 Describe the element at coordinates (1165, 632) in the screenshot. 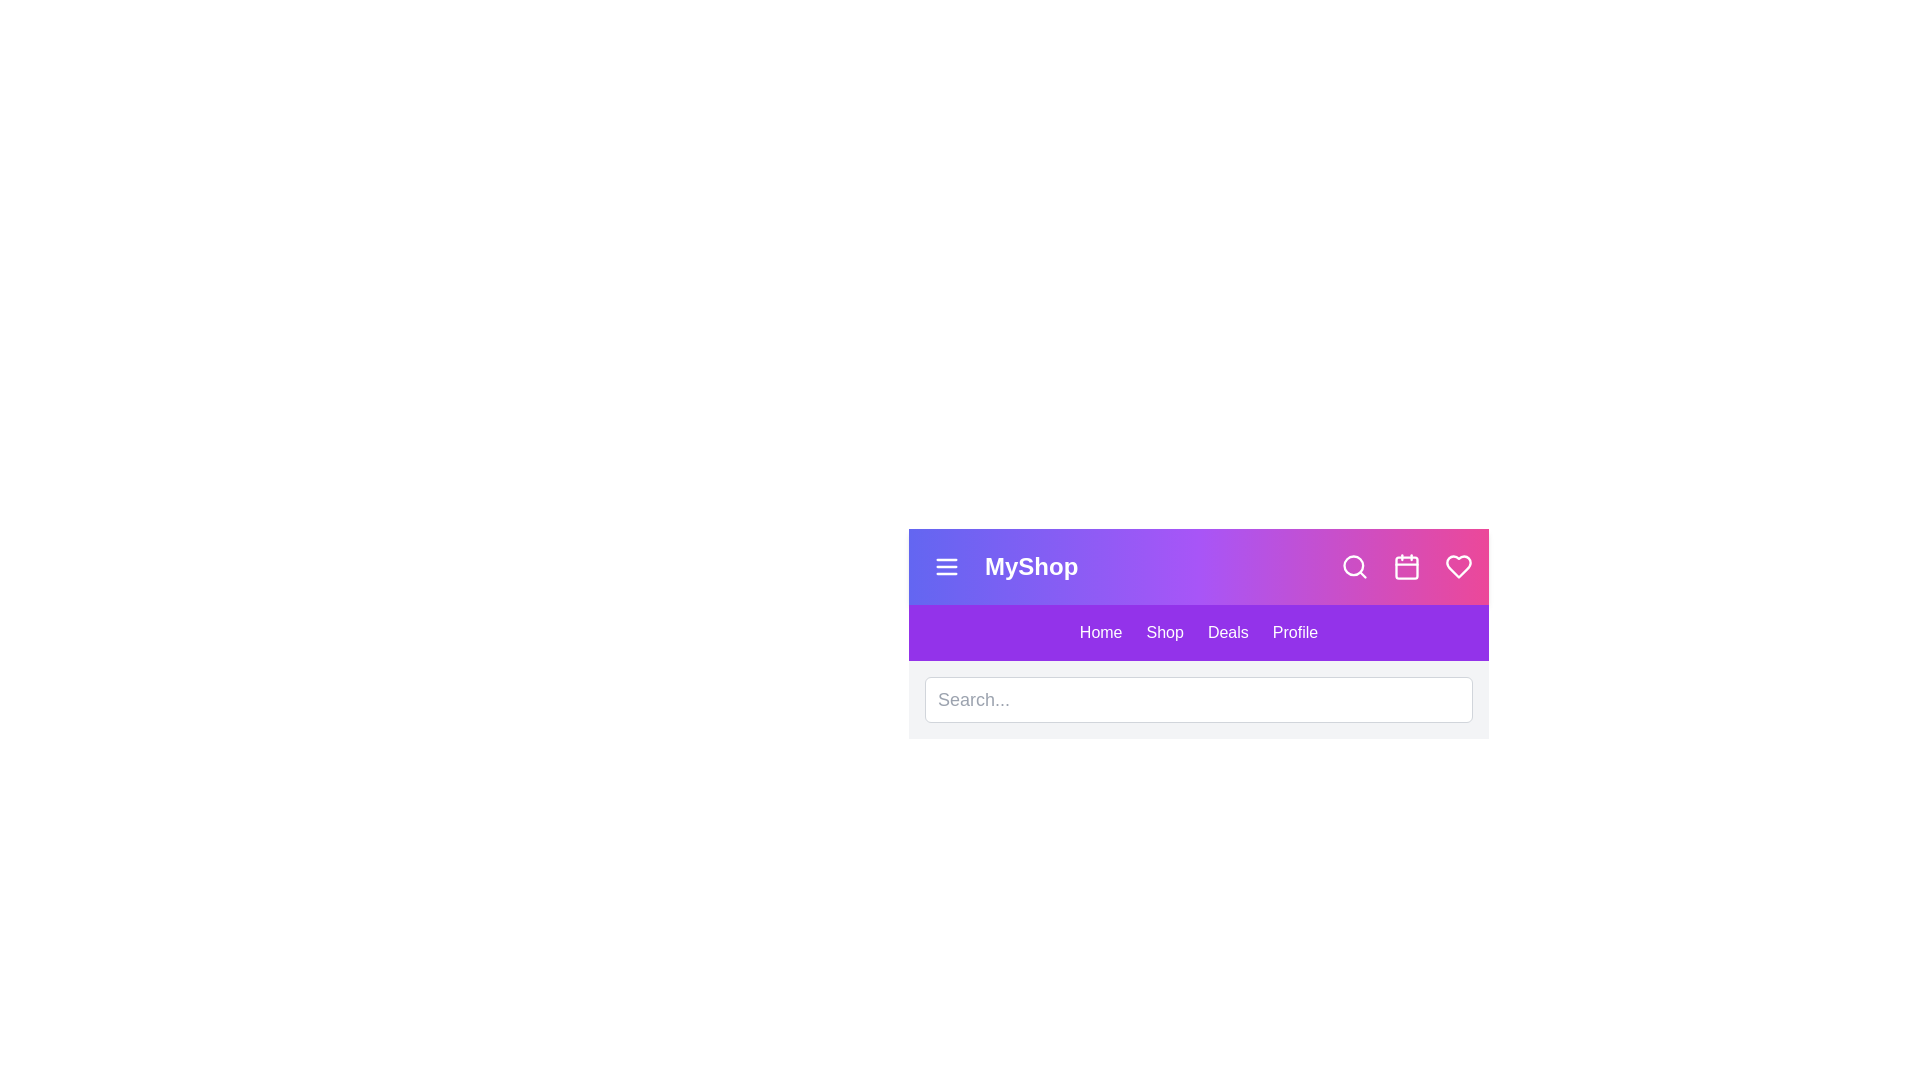

I see `the navigation link labeled Shop to navigate to the corresponding section` at that location.